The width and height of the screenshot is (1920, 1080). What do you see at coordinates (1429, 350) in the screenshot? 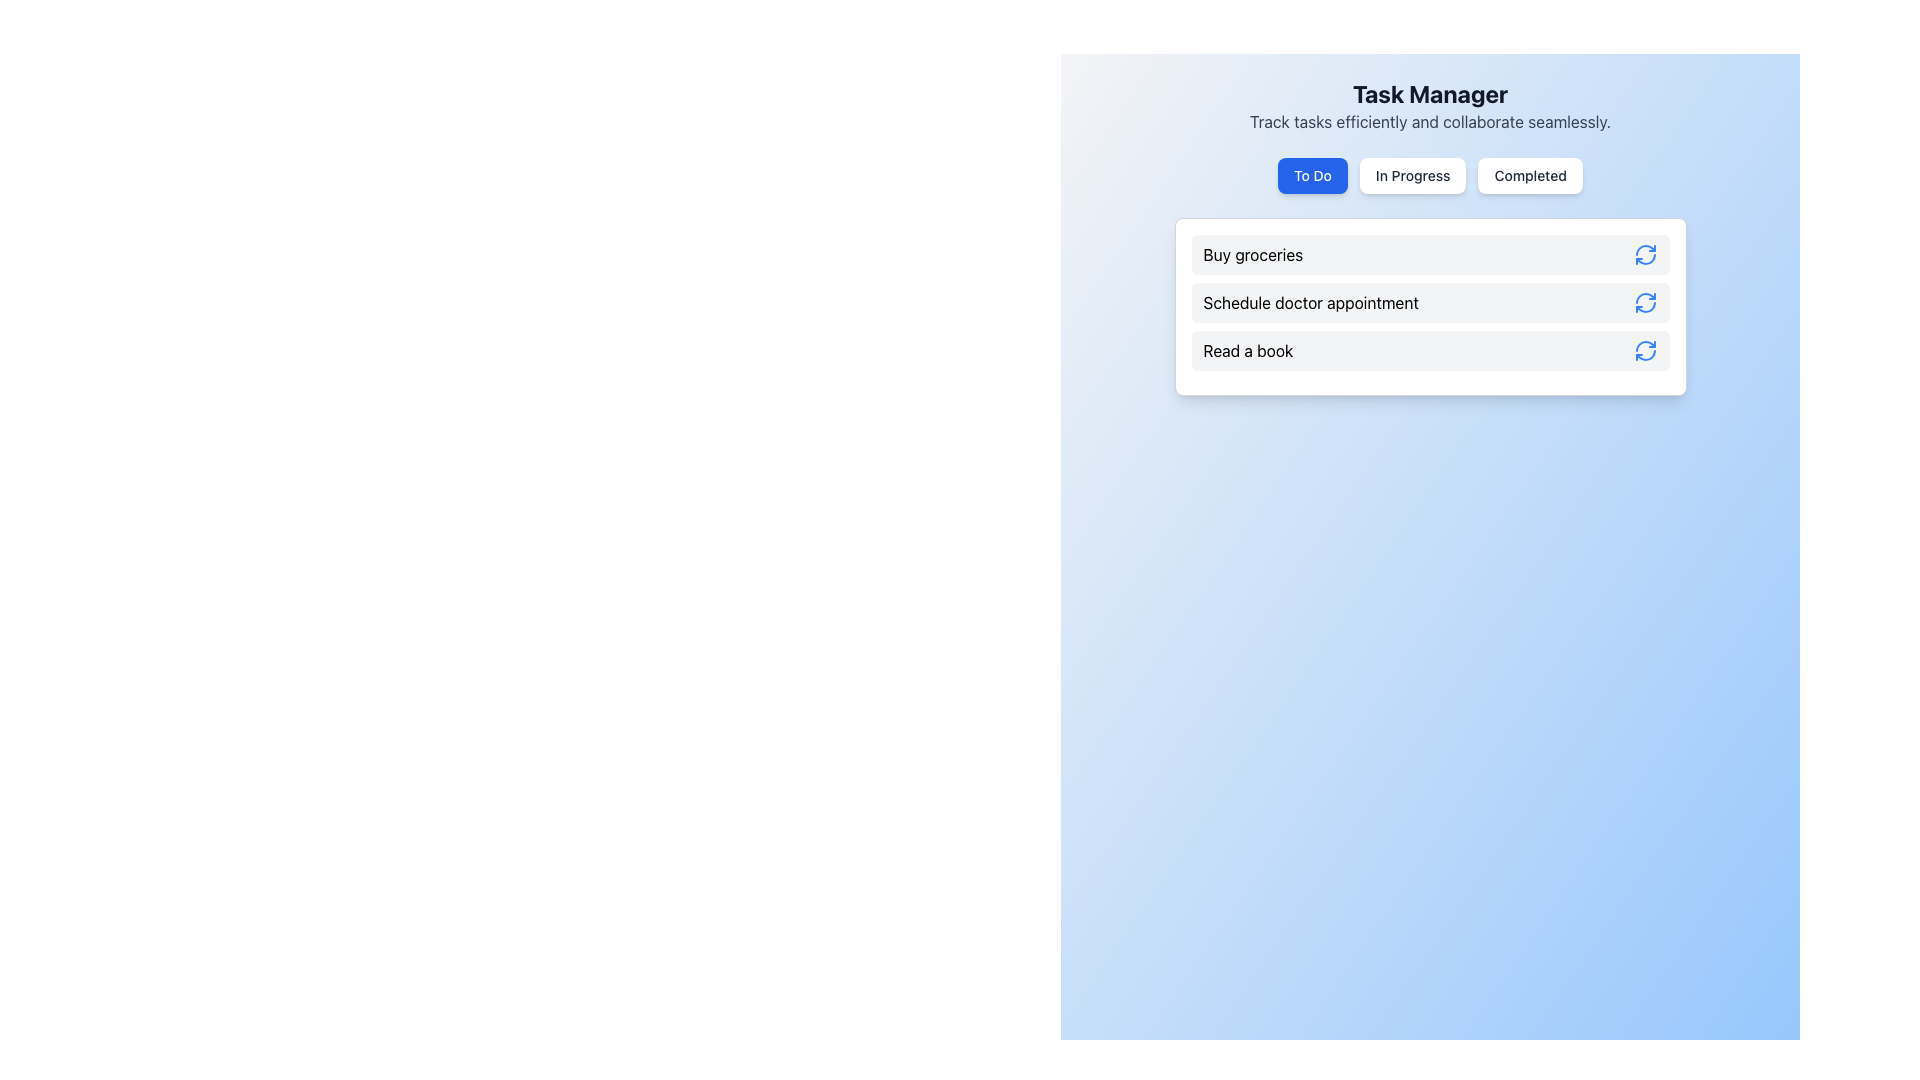
I see `the list item displaying the task 'Read a book', which is the third item in a vertical list within a white card` at bounding box center [1429, 350].